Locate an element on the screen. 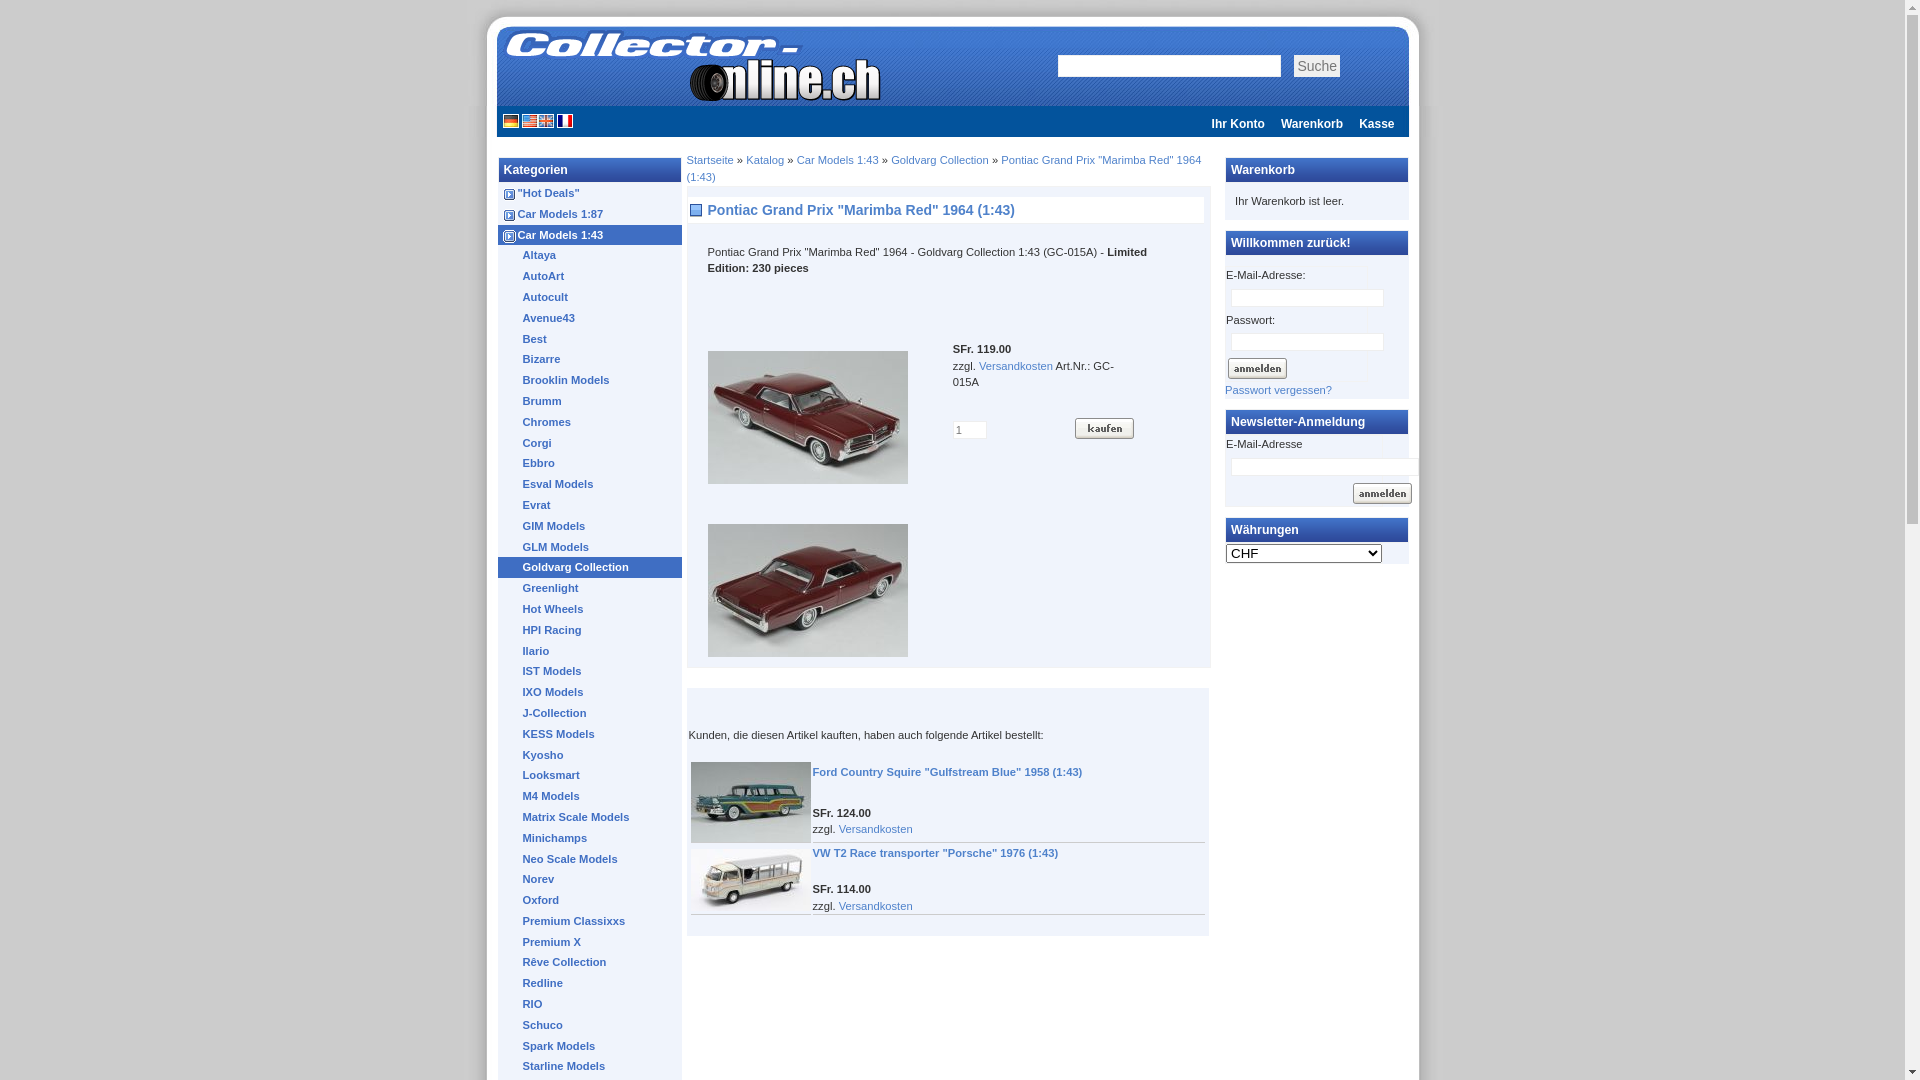  'Looksmart' is located at coordinates (592, 774).